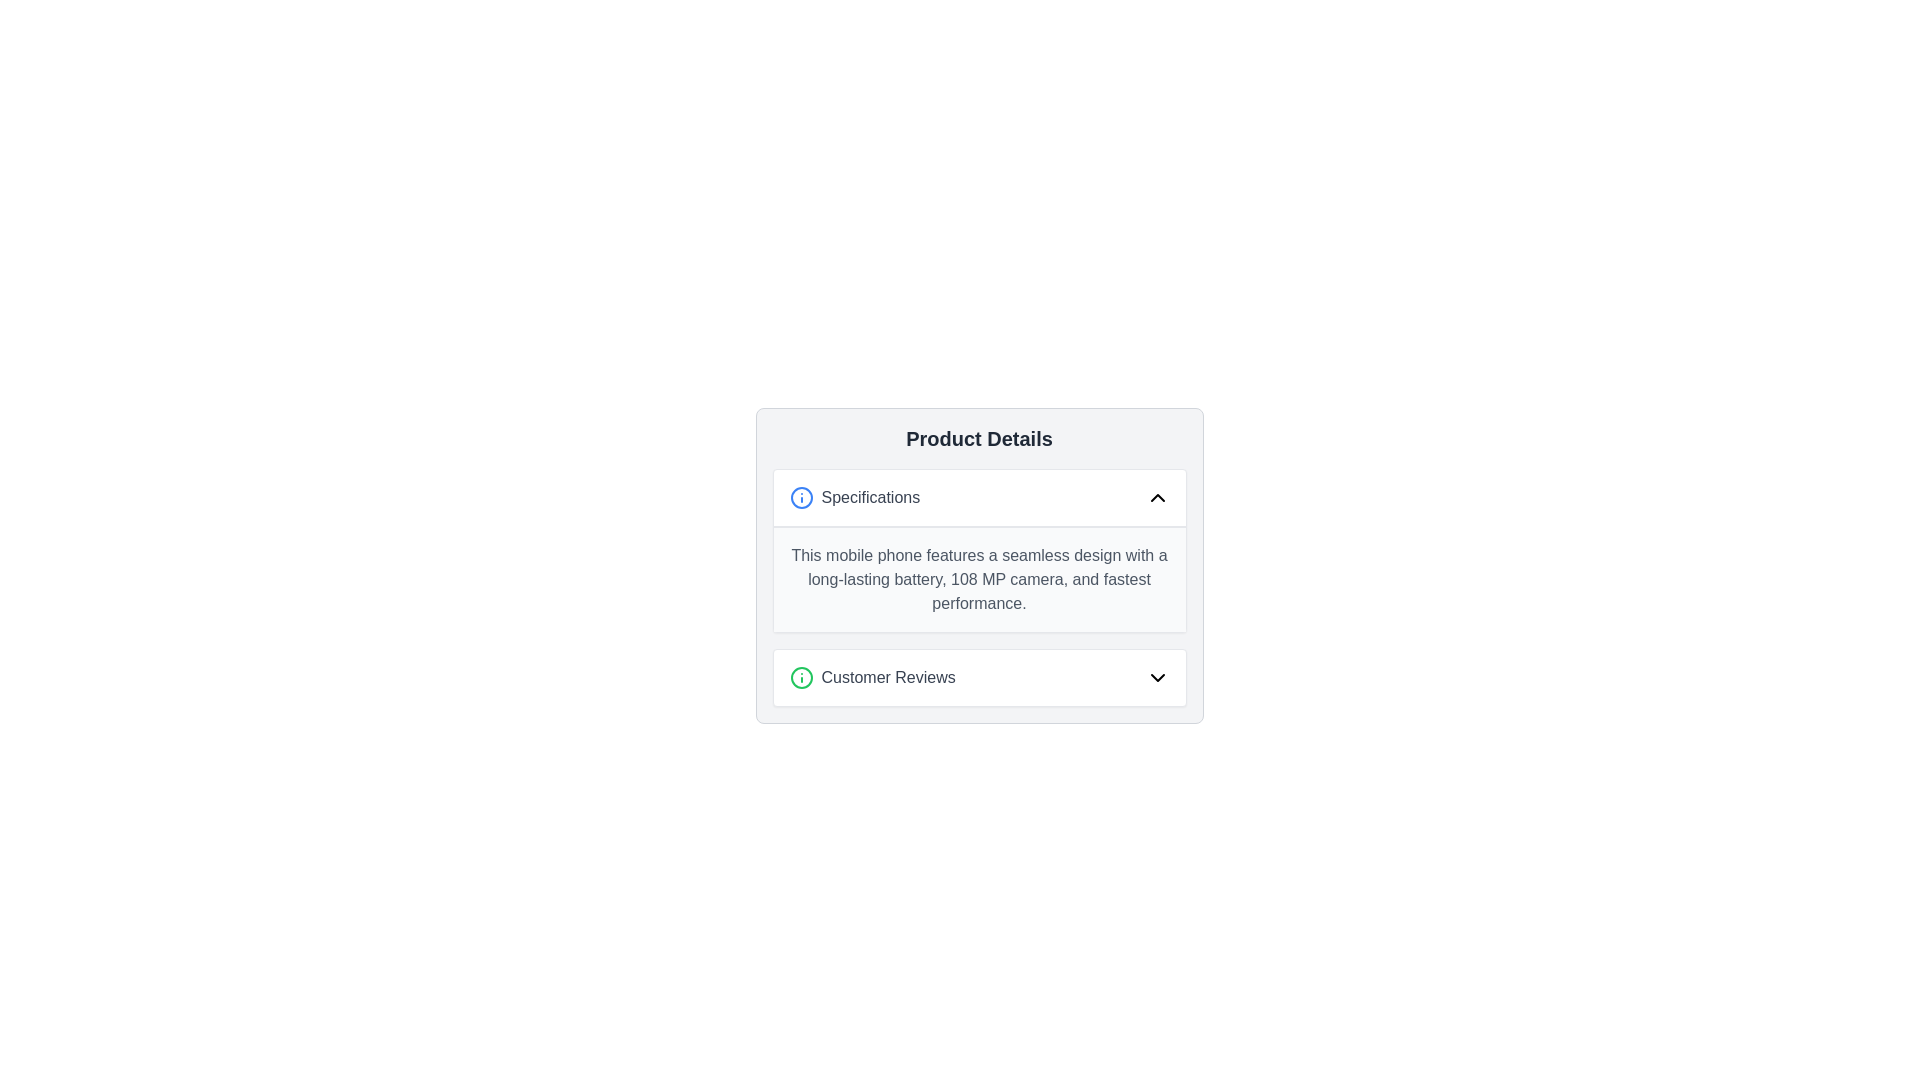 This screenshot has width=1920, height=1080. What do you see at coordinates (979, 496) in the screenshot?
I see `the 'Specifications' Expandable Section Header` at bounding box center [979, 496].